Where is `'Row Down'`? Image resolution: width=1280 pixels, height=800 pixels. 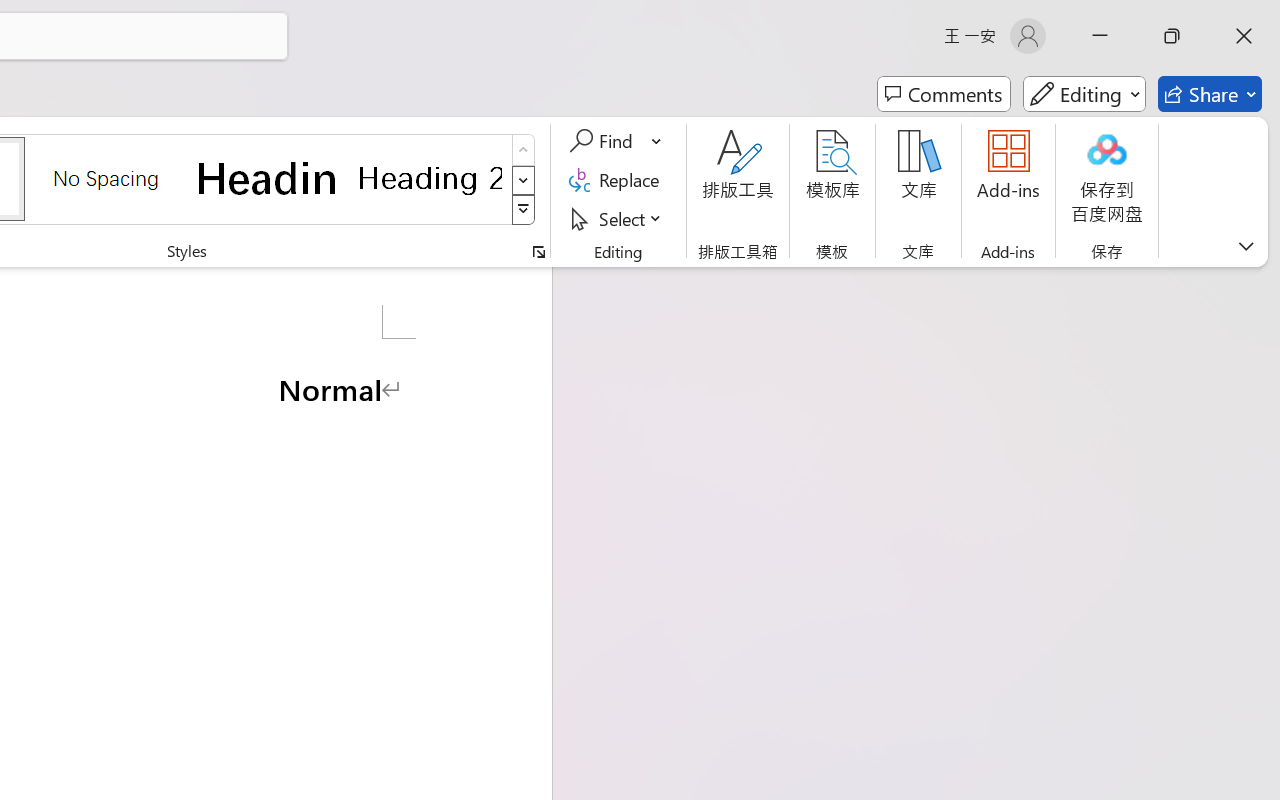
'Row Down' is located at coordinates (523, 179).